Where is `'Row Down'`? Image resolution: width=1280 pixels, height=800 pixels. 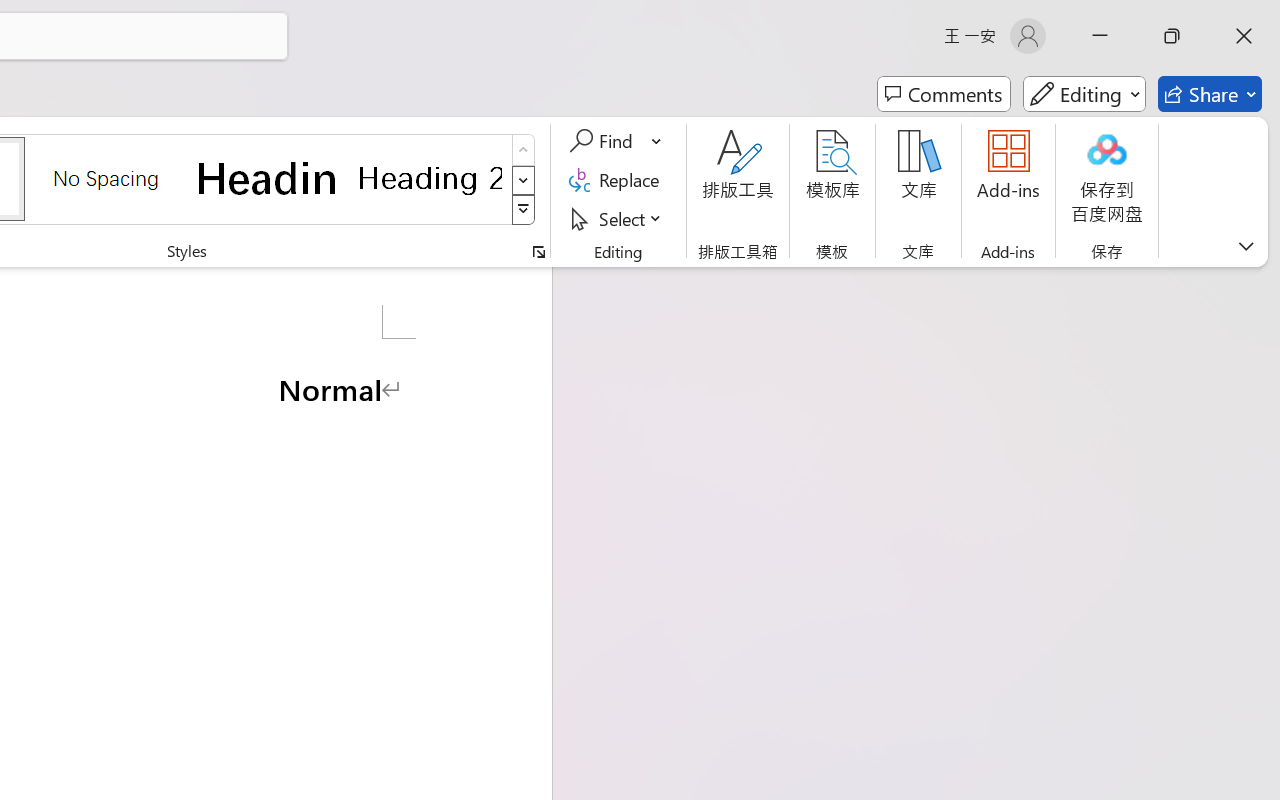
'Row Down' is located at coordinates (523, 179).